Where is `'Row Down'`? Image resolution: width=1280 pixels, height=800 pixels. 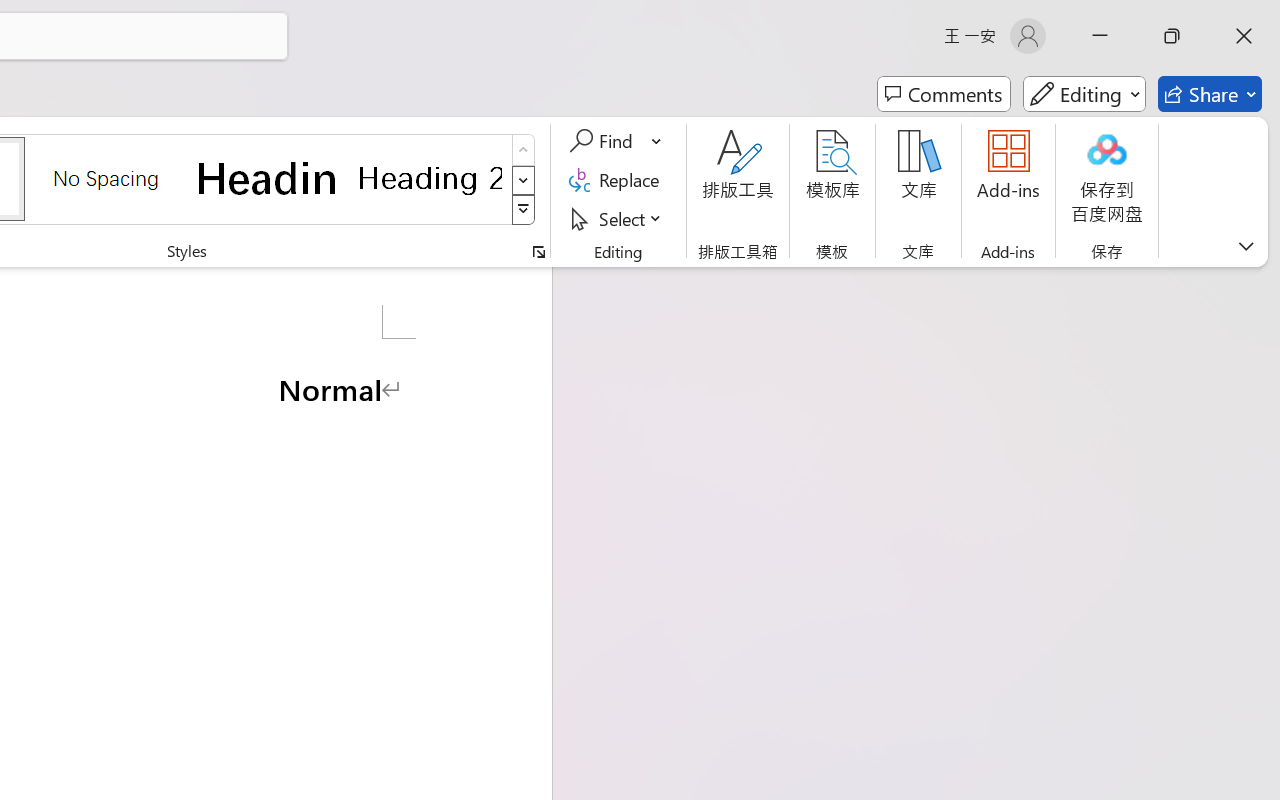
'Row Down' is located at coordinates (523, 179).